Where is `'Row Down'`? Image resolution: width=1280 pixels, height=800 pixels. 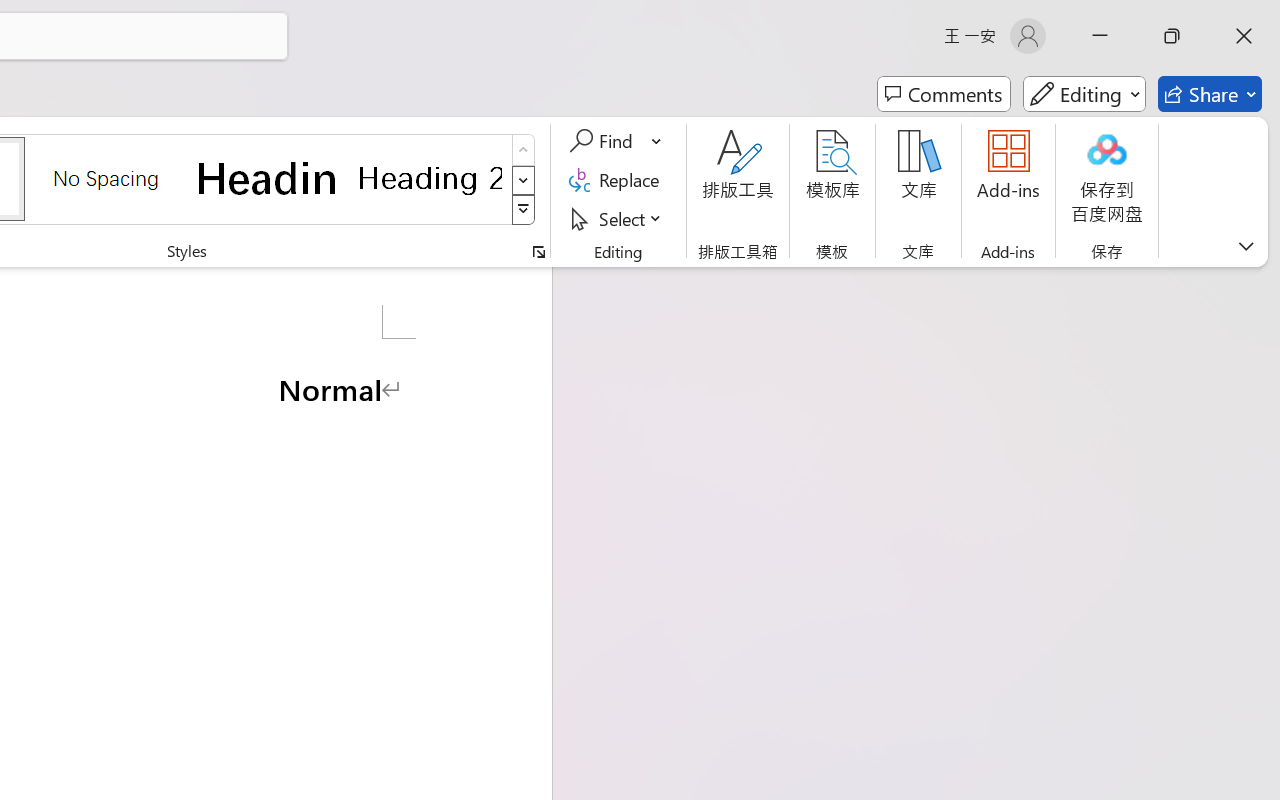
'Row Down' is located at coordinates (523, 179).